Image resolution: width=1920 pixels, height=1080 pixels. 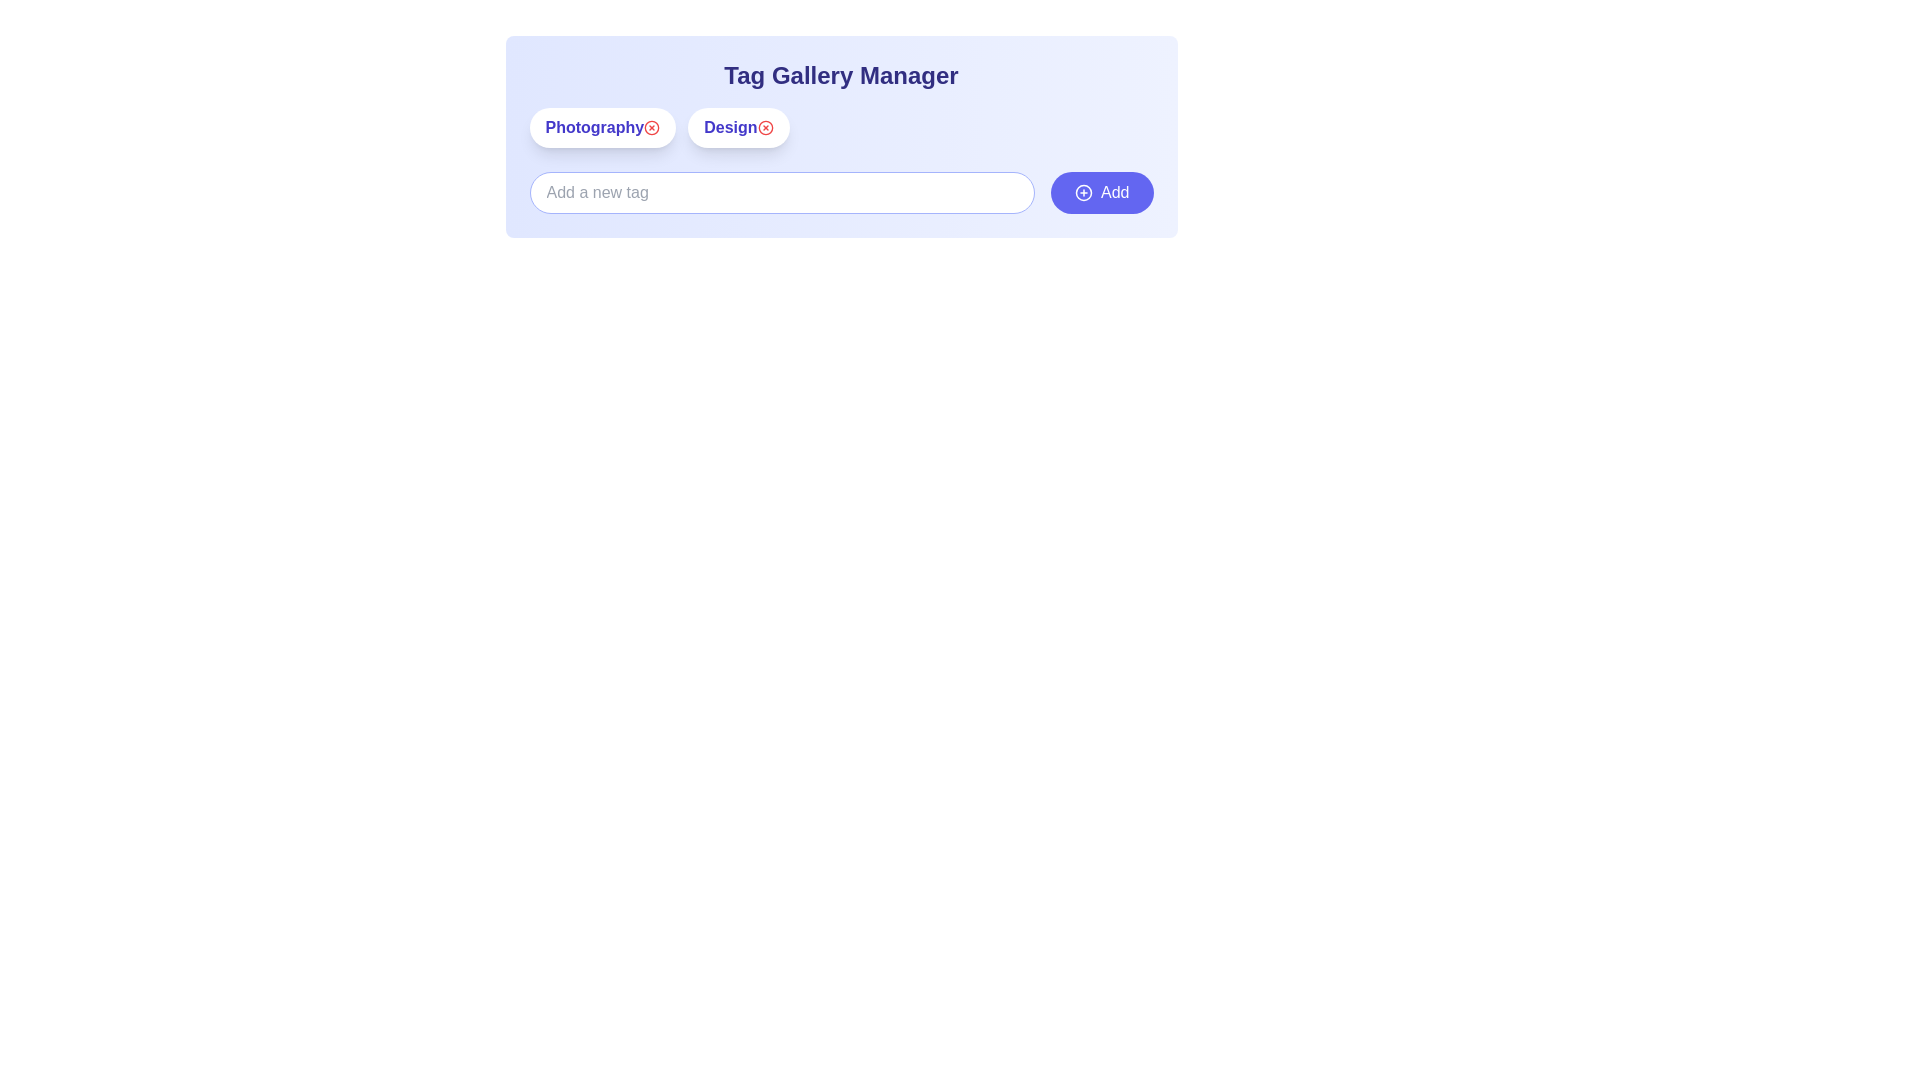 I want to click on the 'Add' button icon located at the bottom-right corner of the interface, so click(x=1083, y=192).